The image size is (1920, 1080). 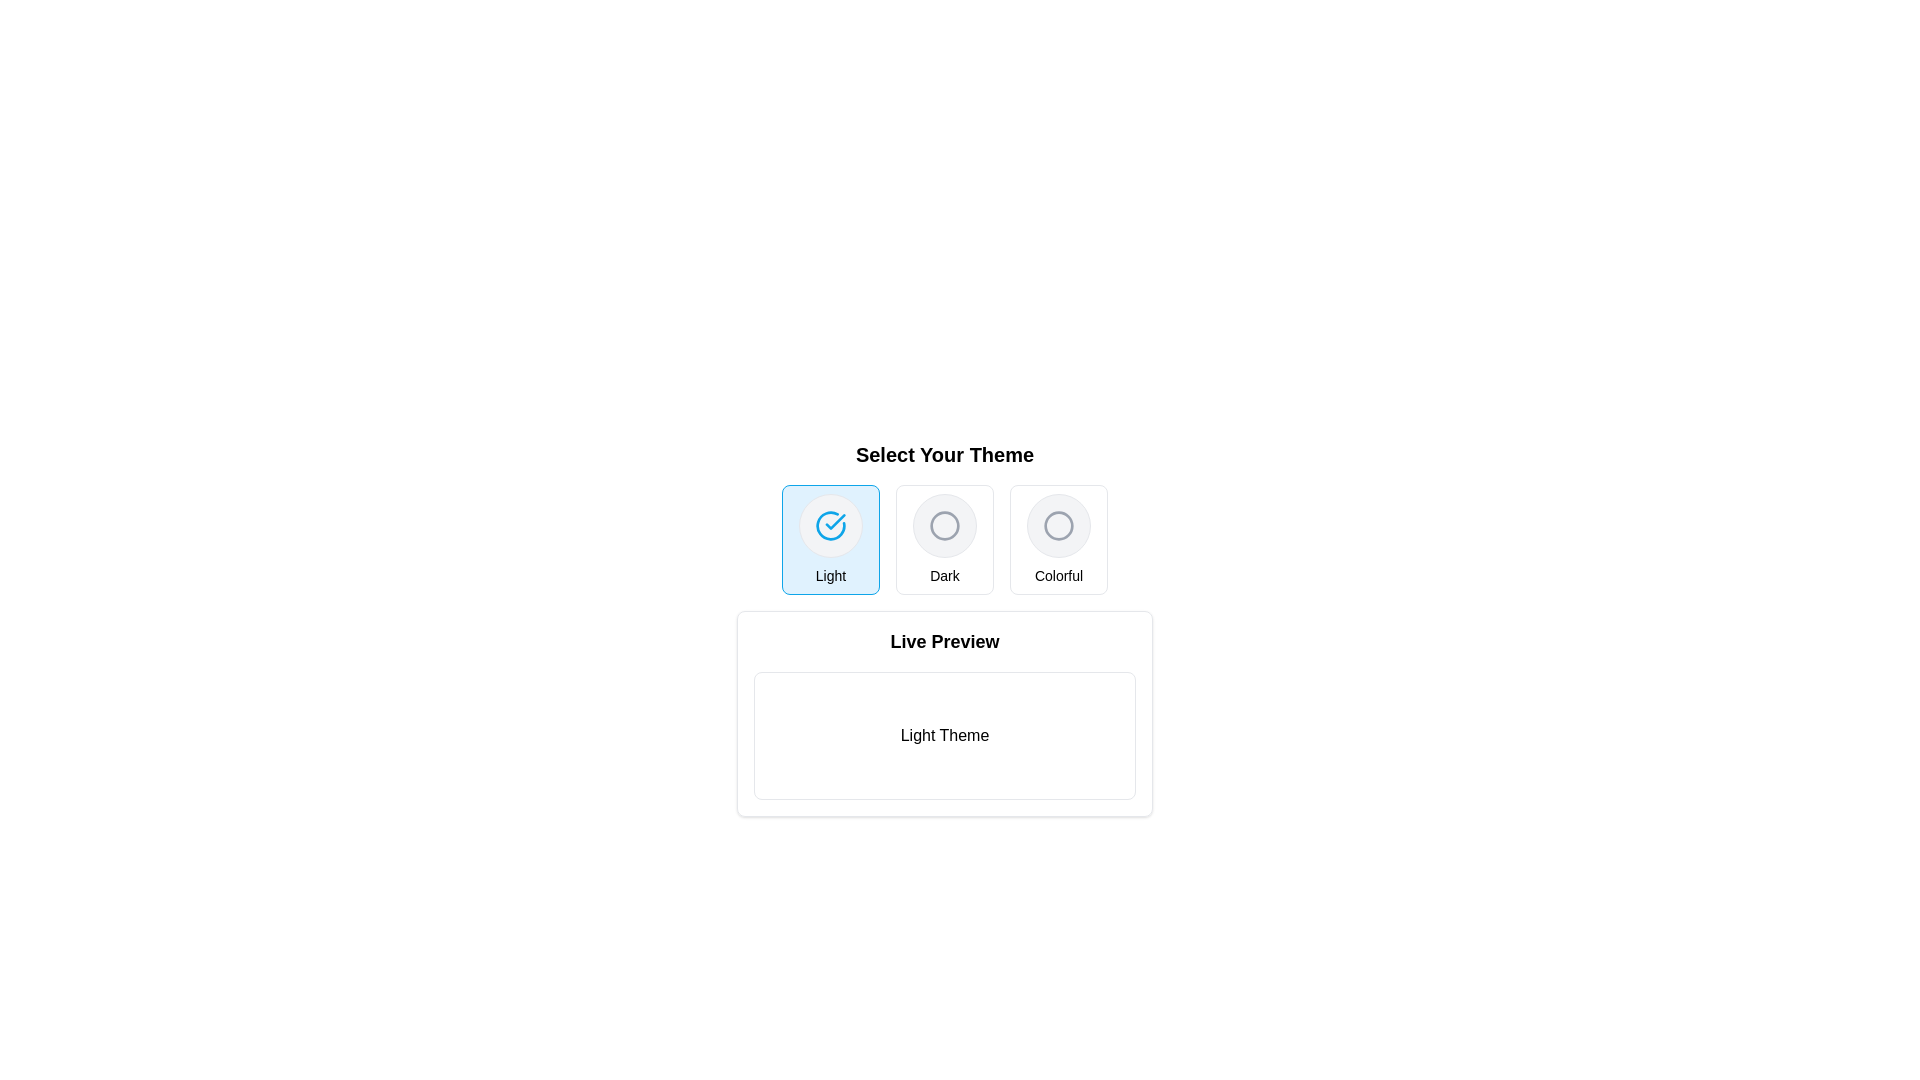 I want to click on the circular icon serving as a state indicator for selecting the 'Dark' theme, which is positioned between the 'Light' and 'Colorful' options in the 'Select Your Theme' layout, so click(x=944, y=524).